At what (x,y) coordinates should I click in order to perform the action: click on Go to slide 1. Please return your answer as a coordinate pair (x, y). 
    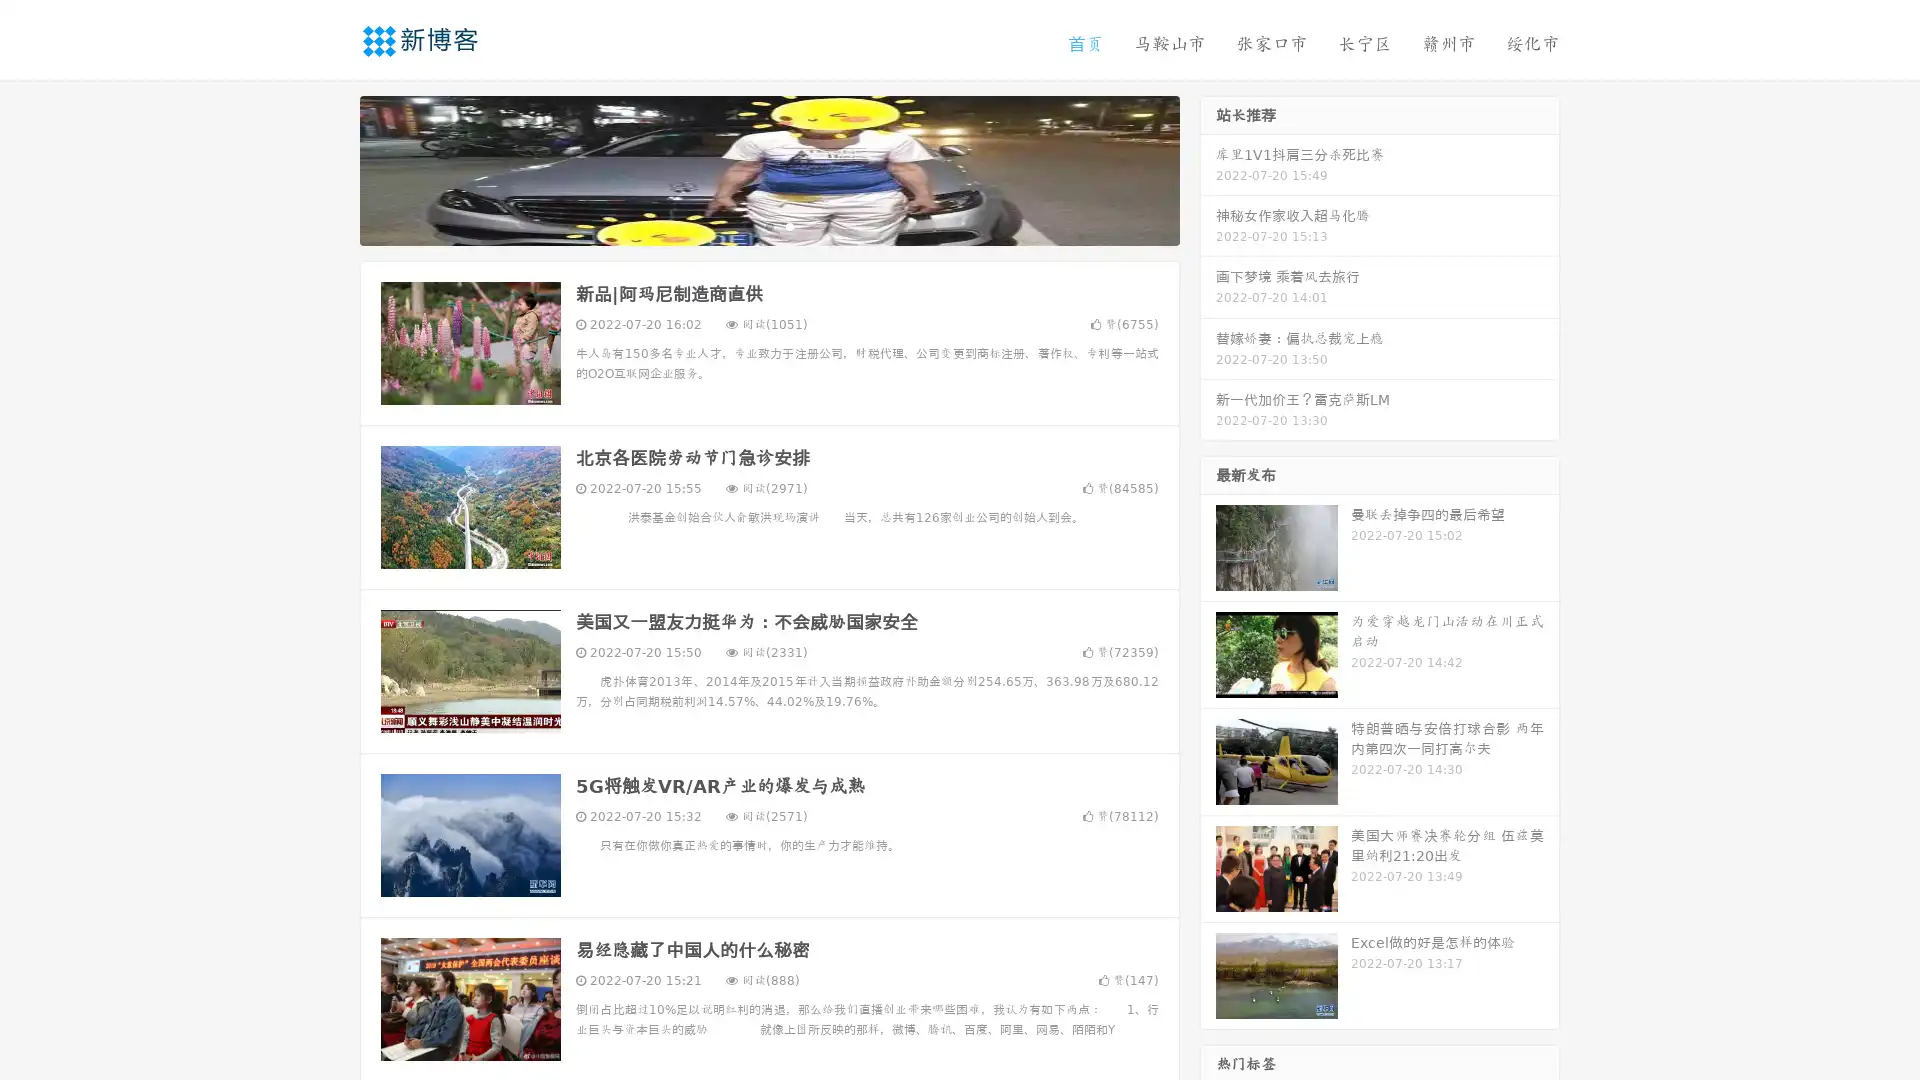
    Looking at the image, I should click on (748, 225).